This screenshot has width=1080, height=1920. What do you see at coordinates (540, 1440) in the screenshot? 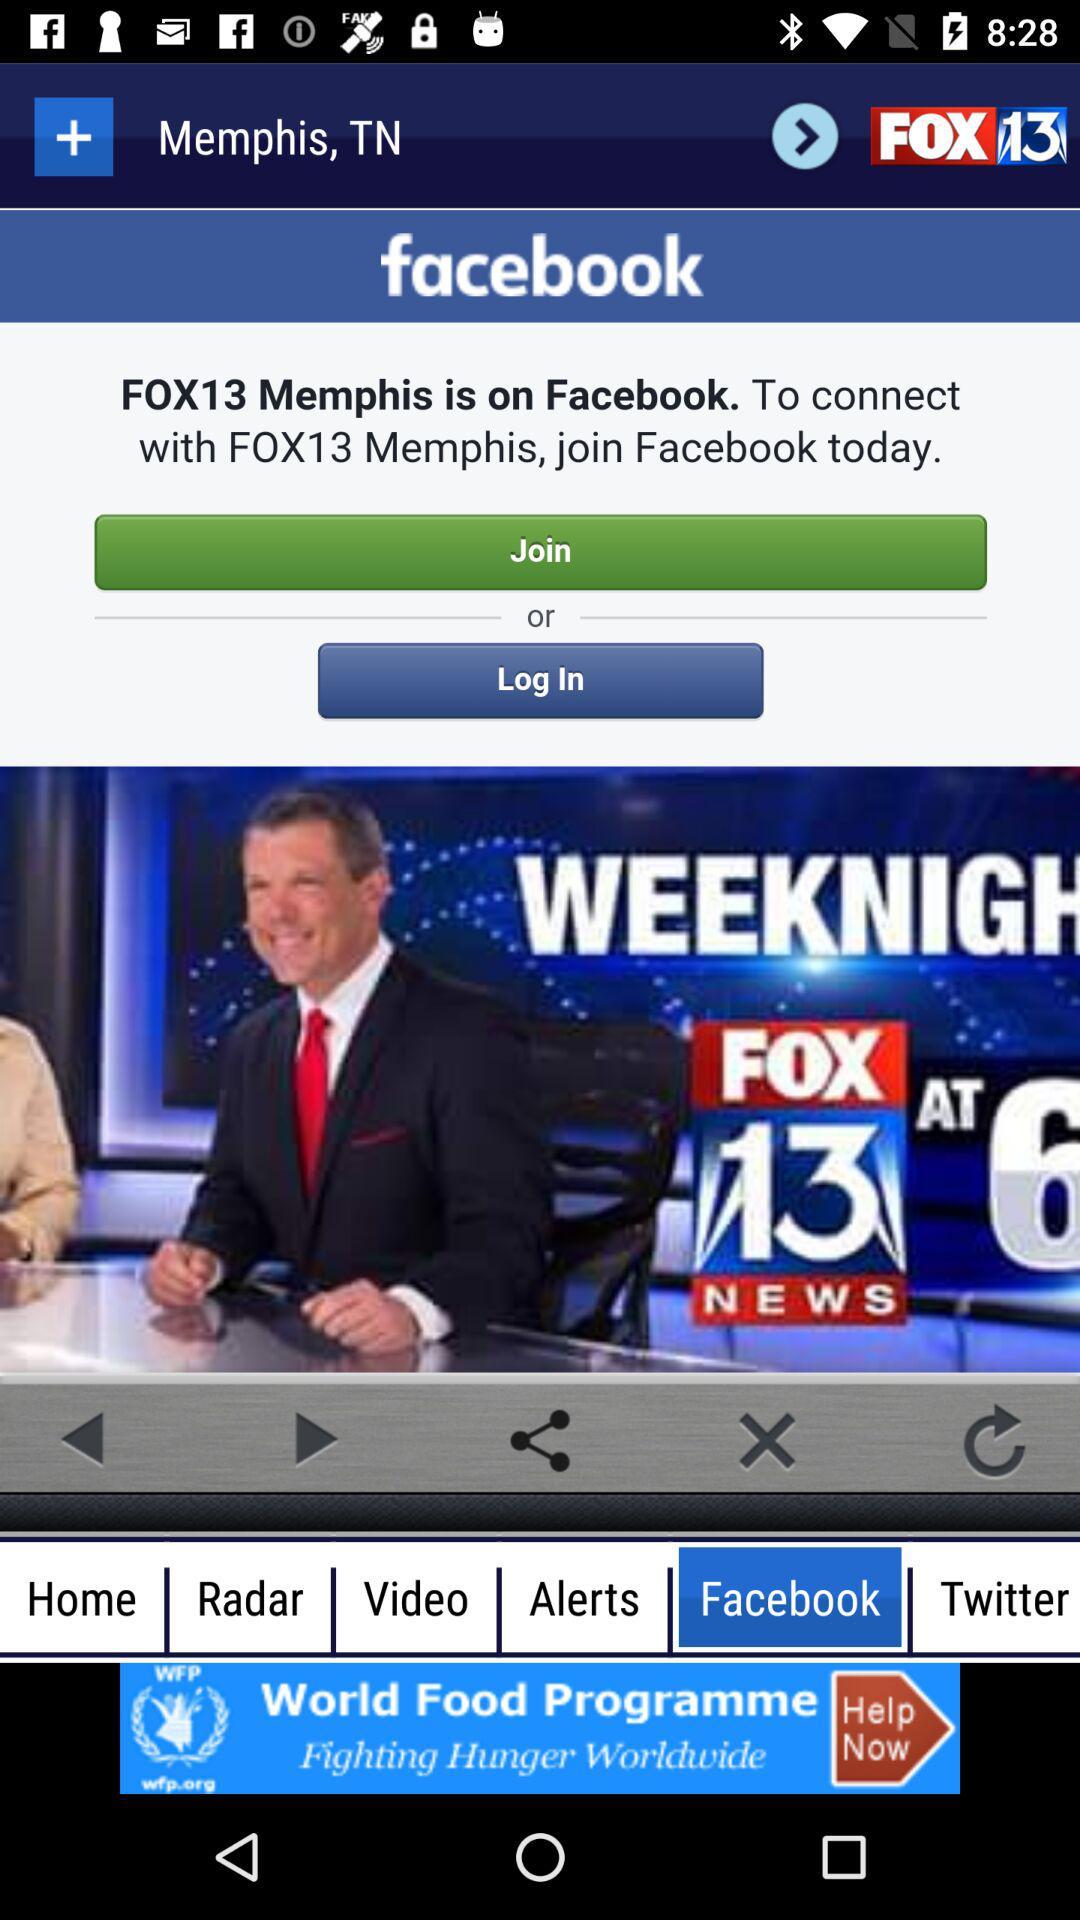
I see `share online` at bounding box center [540, 1440].